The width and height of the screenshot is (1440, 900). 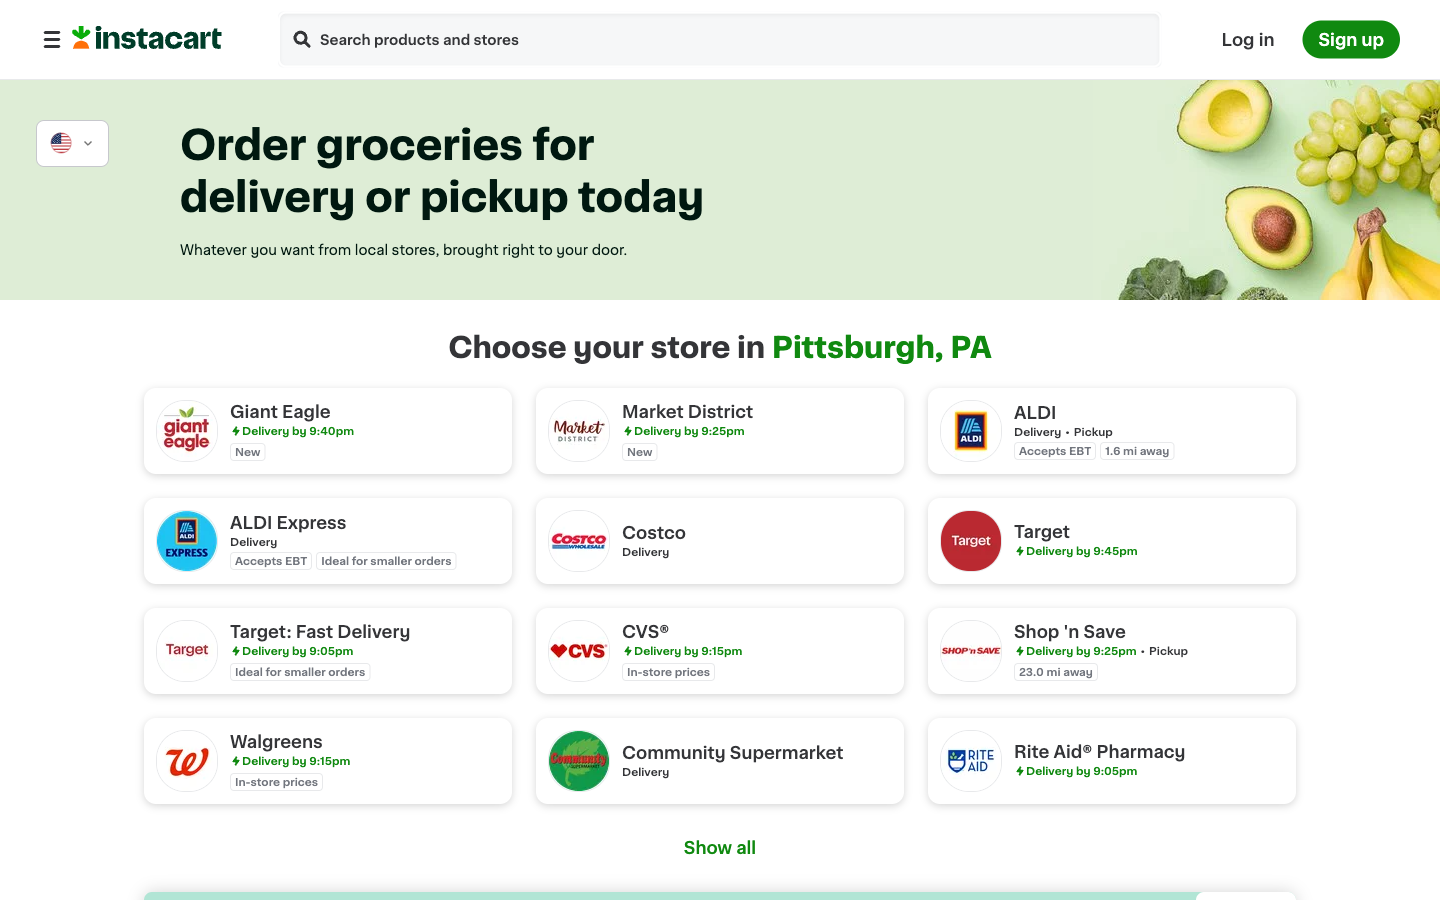 What do you see at coordinates (146, 43) in the screenshot?
I see `Instacart"s main page` at bounding box center [146, 43].